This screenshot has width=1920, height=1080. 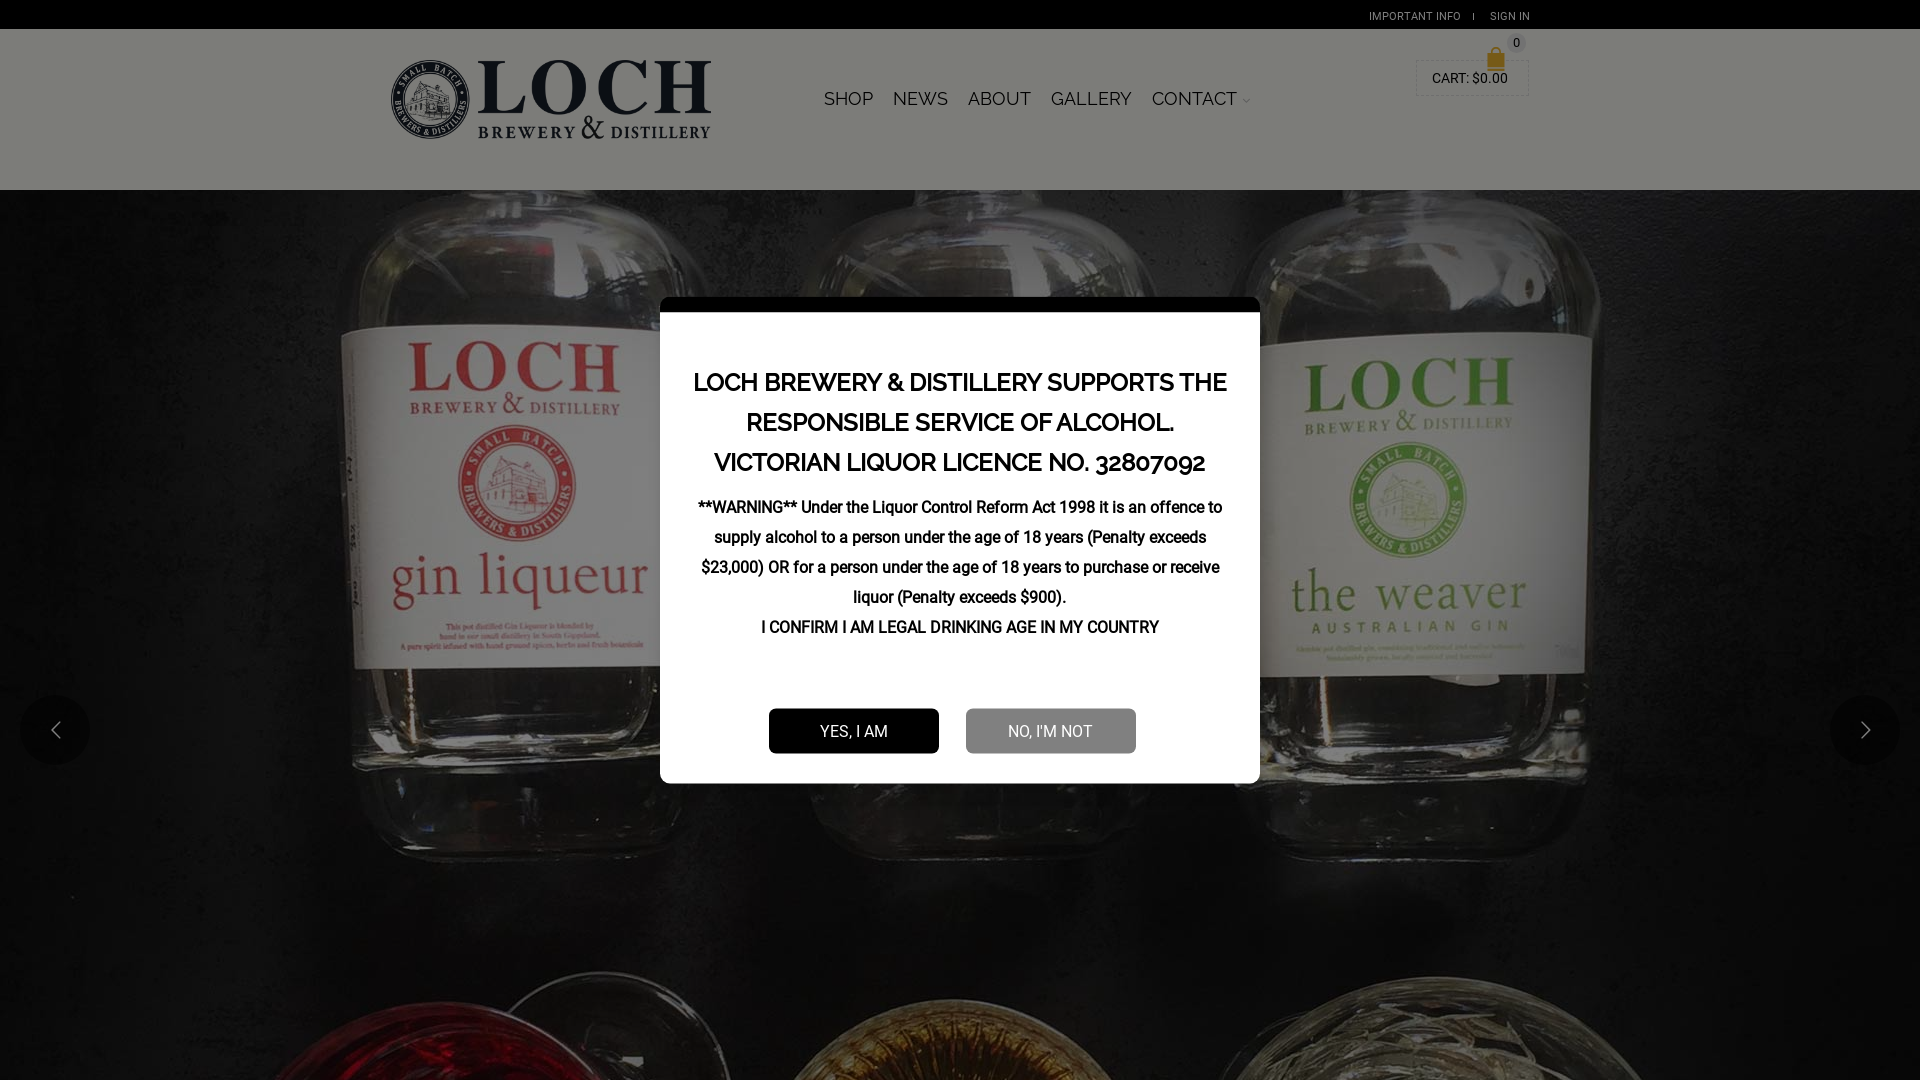 I want to click on 'SIGN IN', so click(x=1510, y=16).